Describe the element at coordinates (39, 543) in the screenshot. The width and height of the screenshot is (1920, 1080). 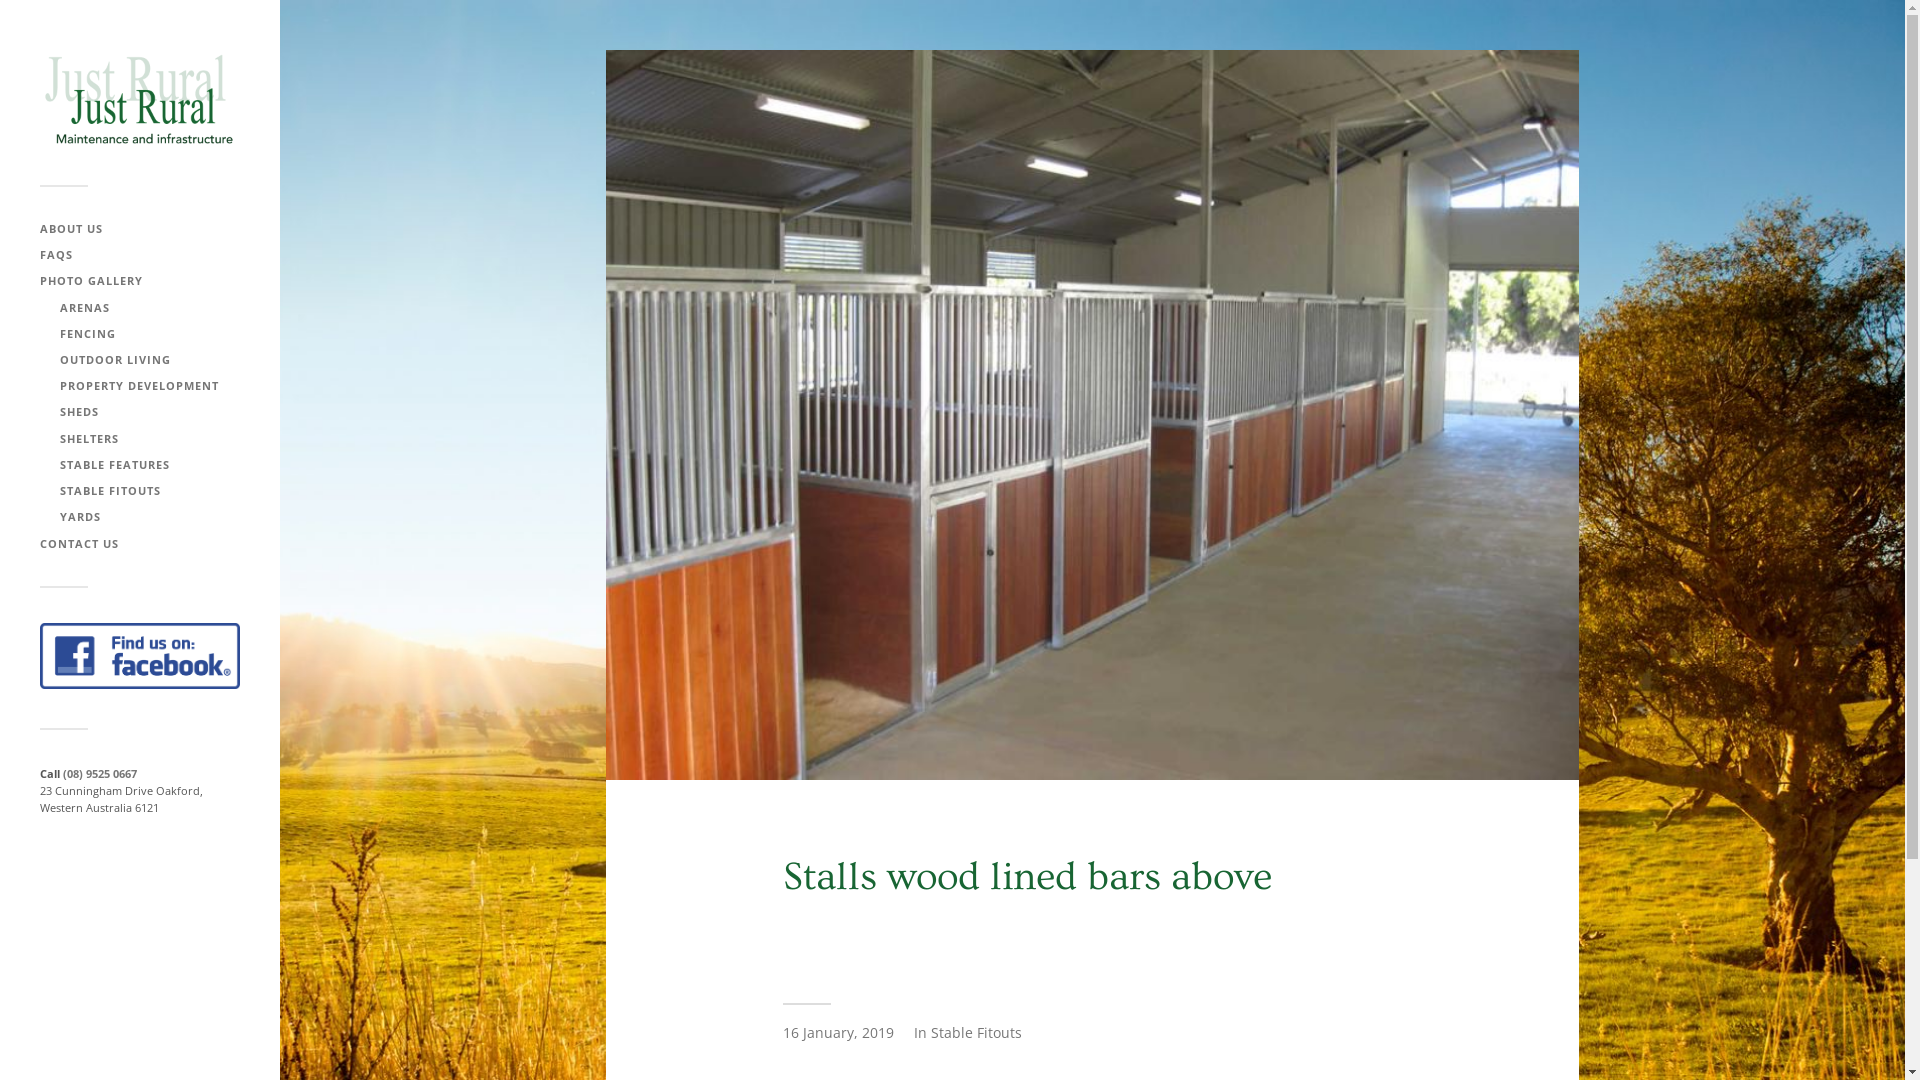
I see `'CONTACT US'` at that location.